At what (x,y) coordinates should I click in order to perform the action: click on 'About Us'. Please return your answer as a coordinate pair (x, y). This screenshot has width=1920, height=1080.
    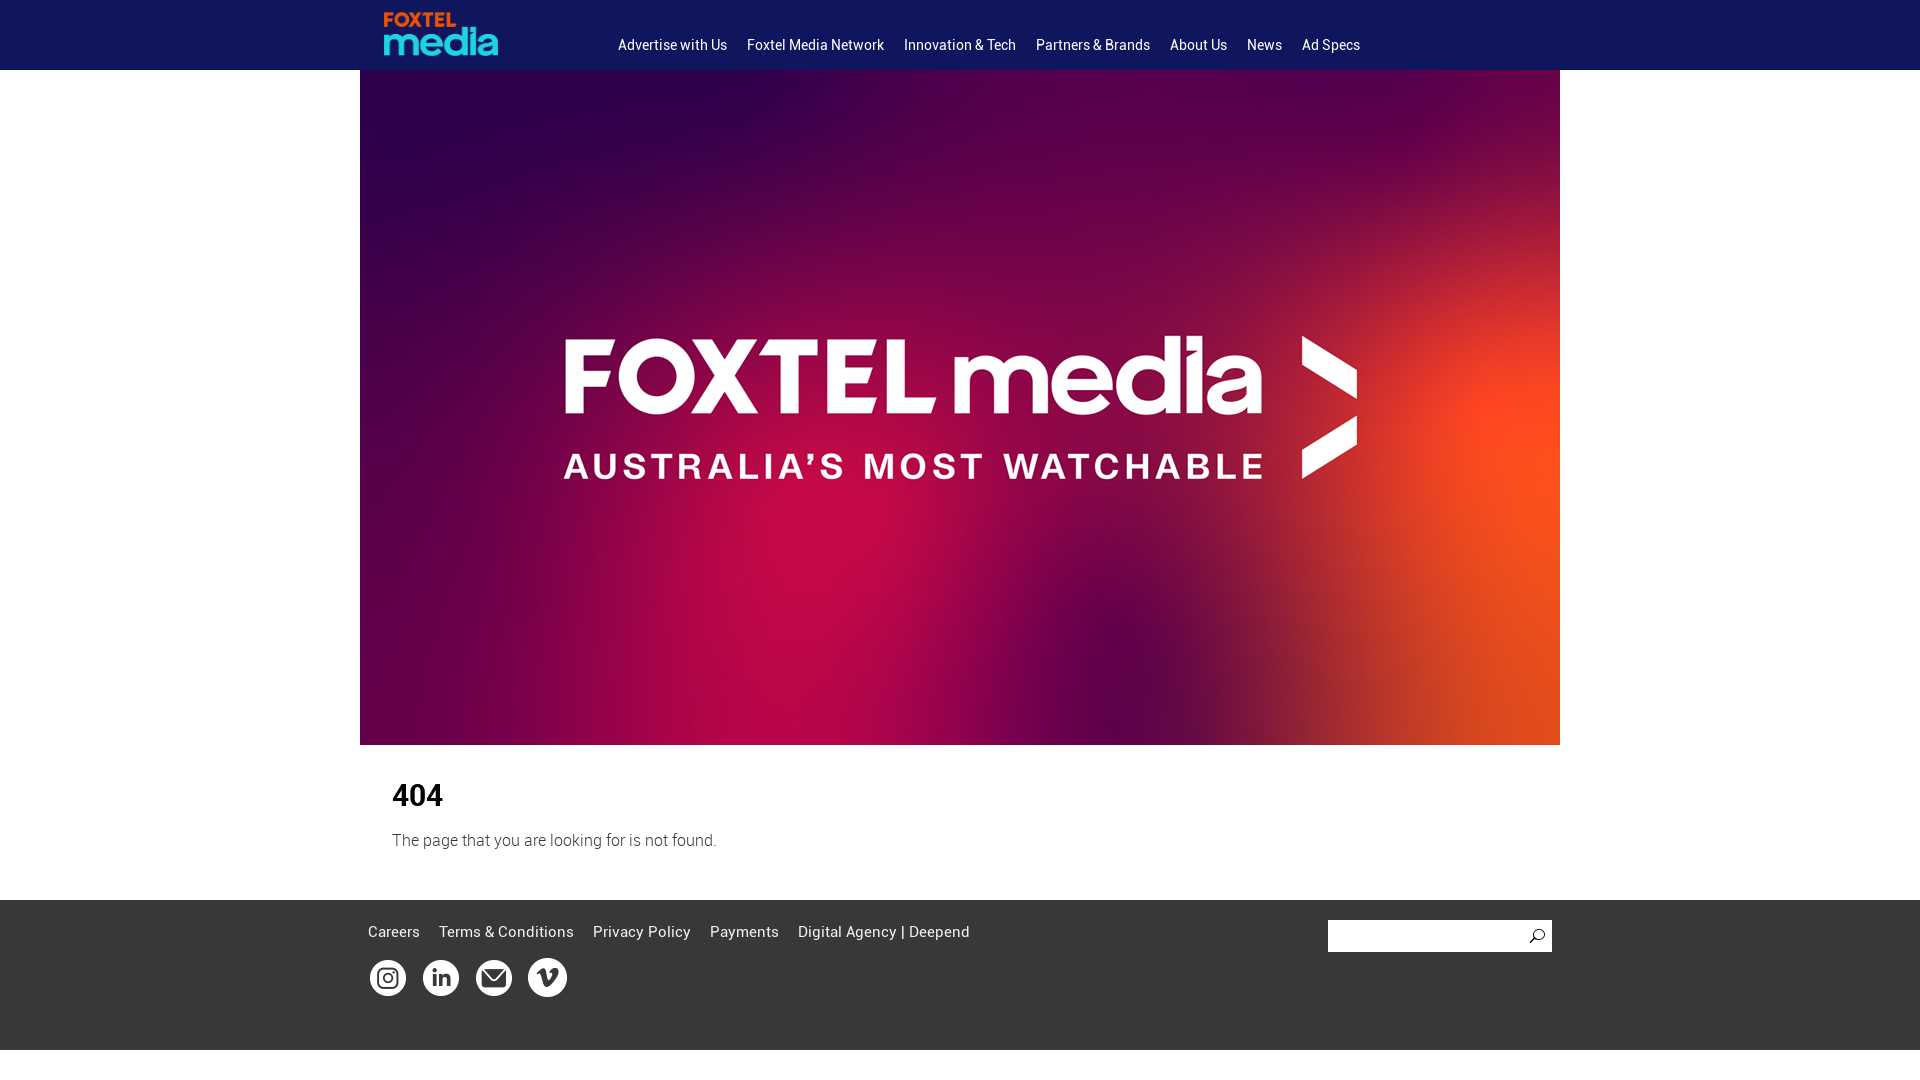
    Looking at the image, I should click on (1198, 45).